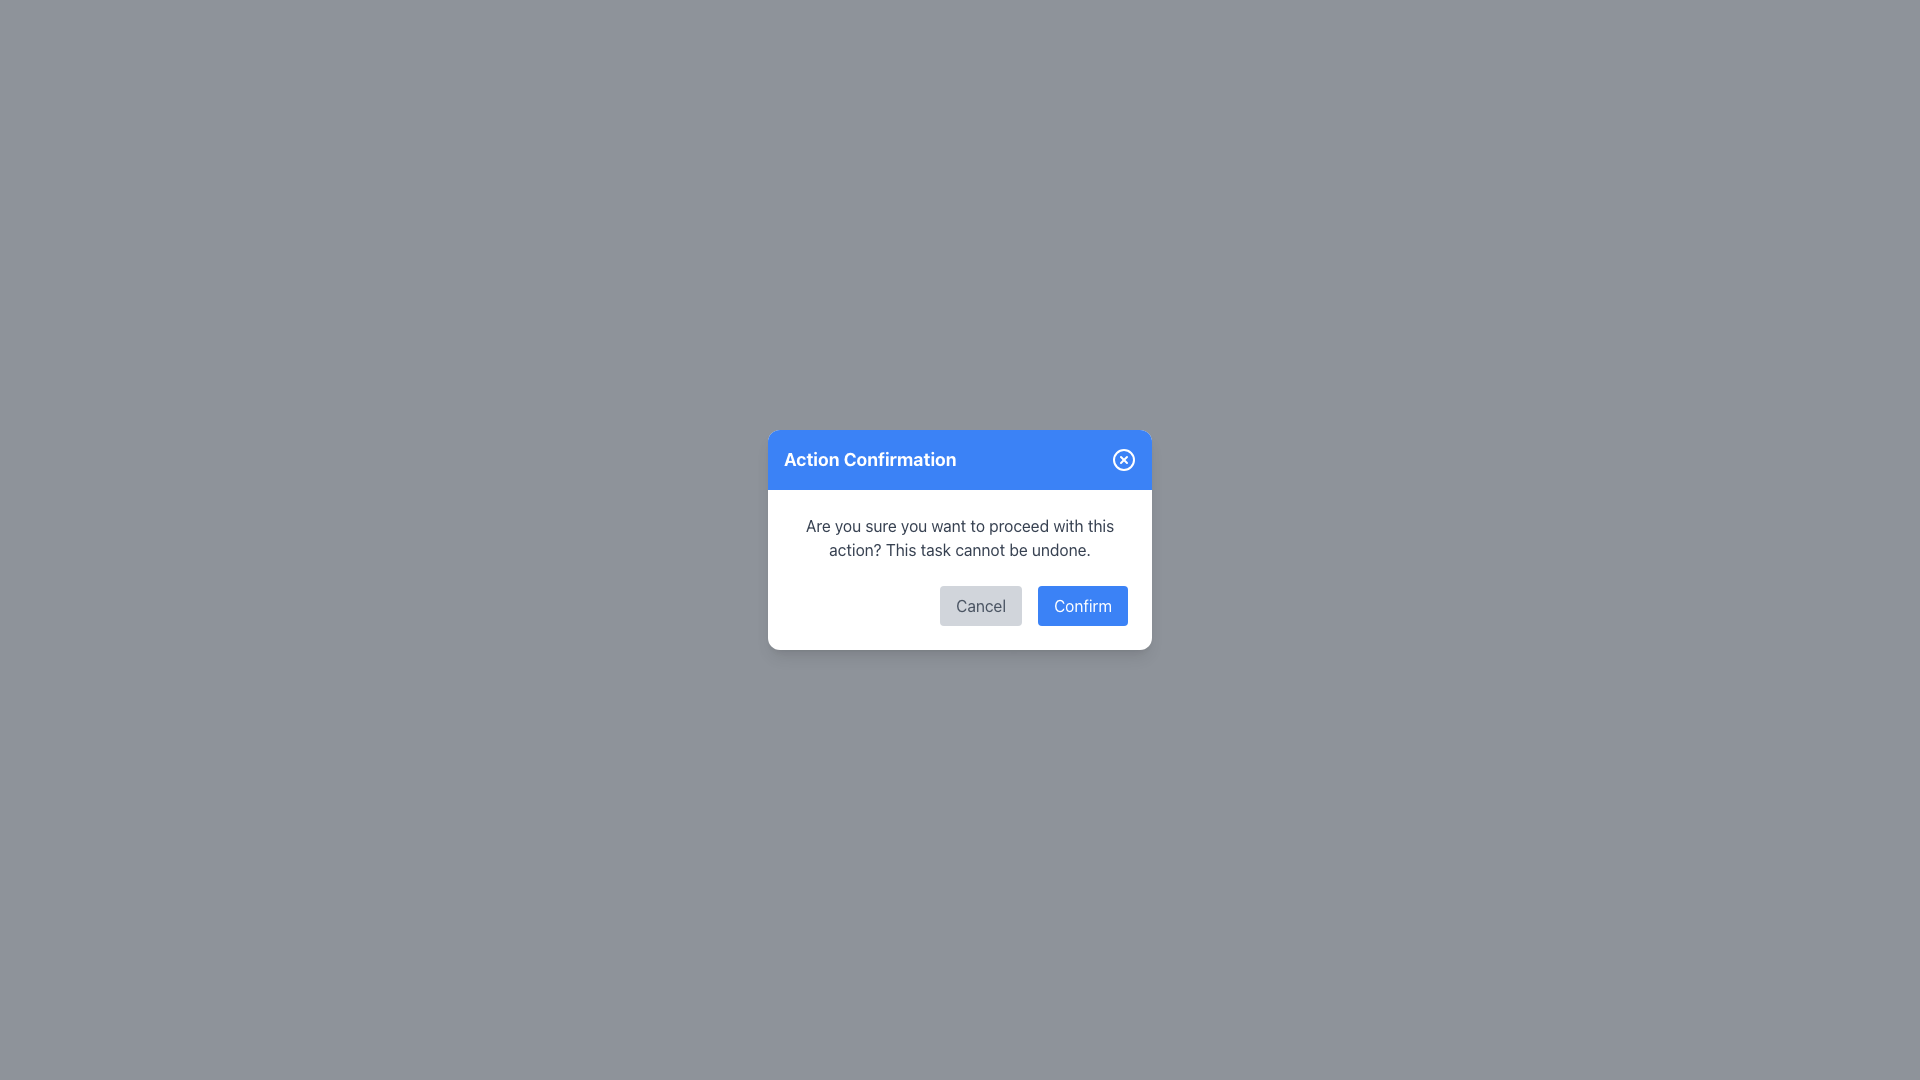 The image size is (1920, 1080). What do you see at coordinates (1123, 459) in the screenshot?
I see `the close button located in the top-right corner of the 'Action Confirmation' modal header` at bounding box center [1123, 459].